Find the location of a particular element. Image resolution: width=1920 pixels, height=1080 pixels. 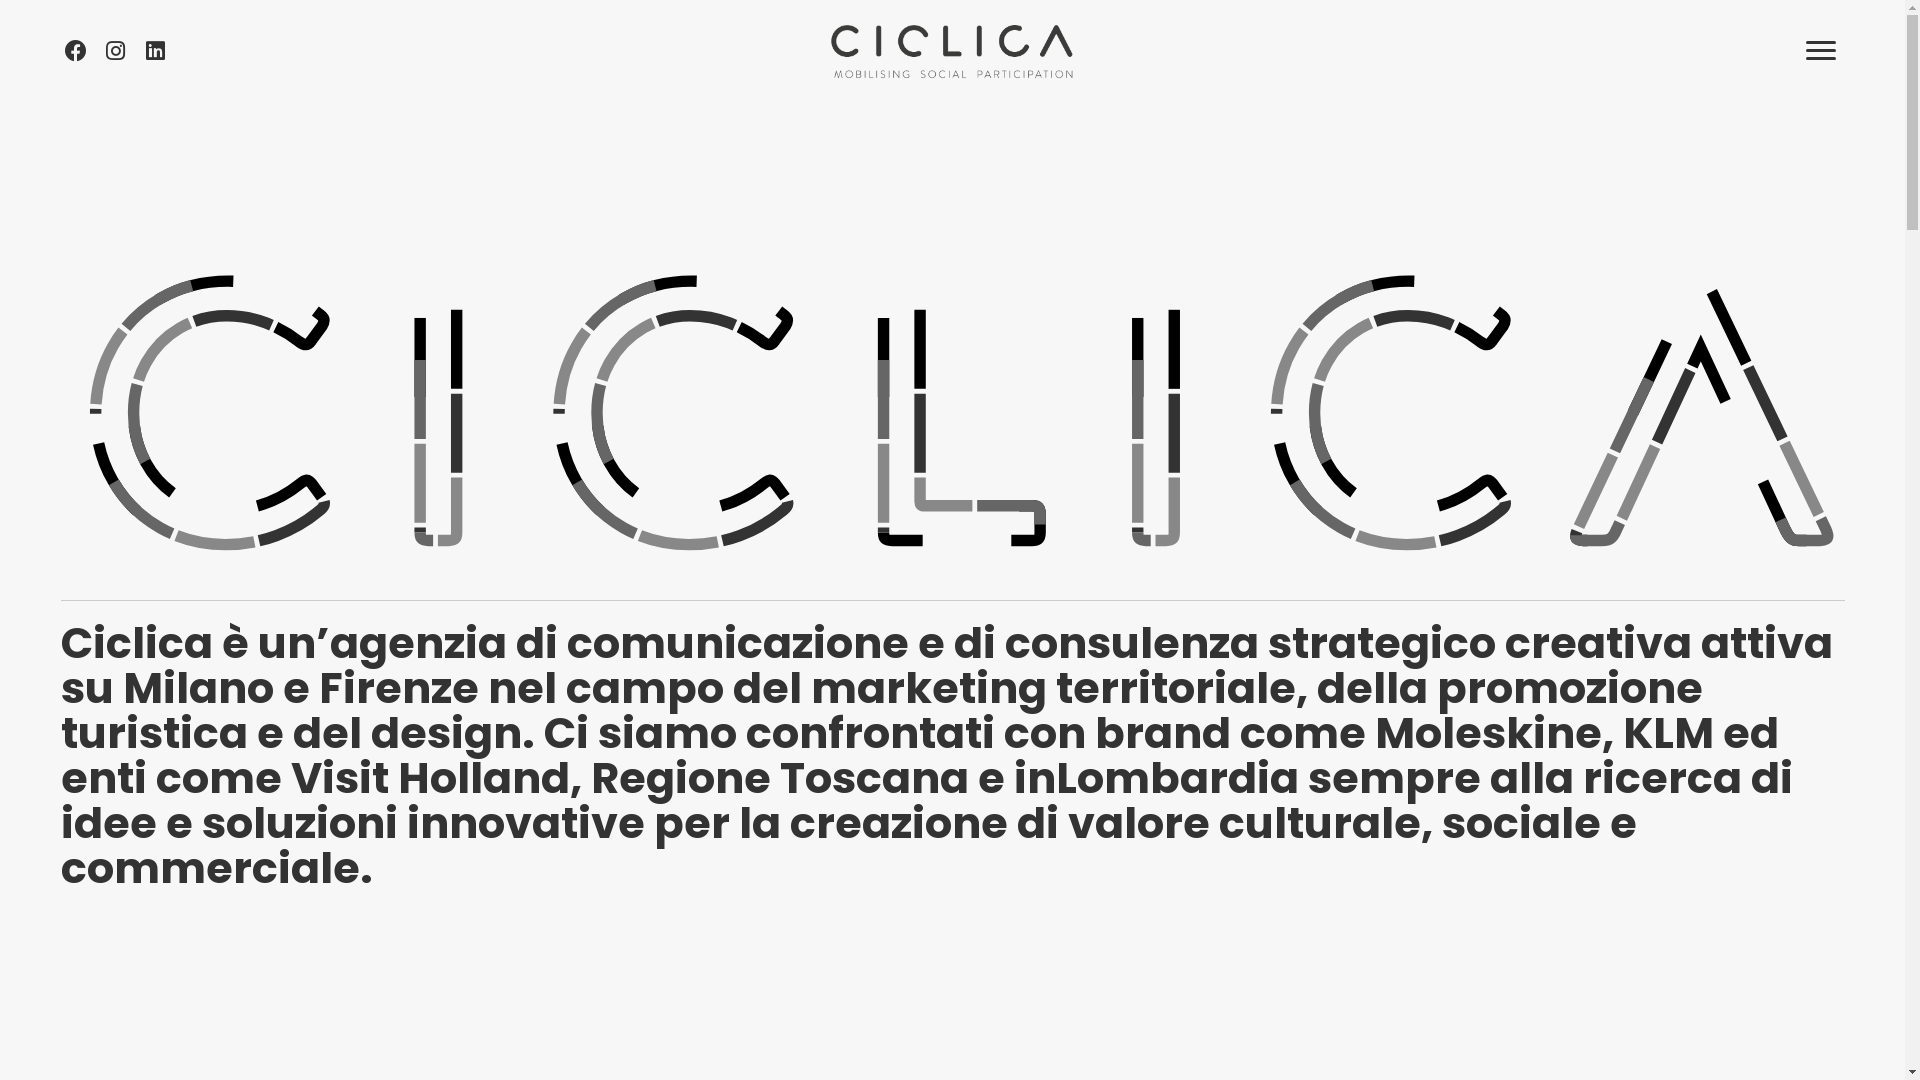

'CICLICA-bck_orizzontale_claim' is located at coordinates (950, 49).